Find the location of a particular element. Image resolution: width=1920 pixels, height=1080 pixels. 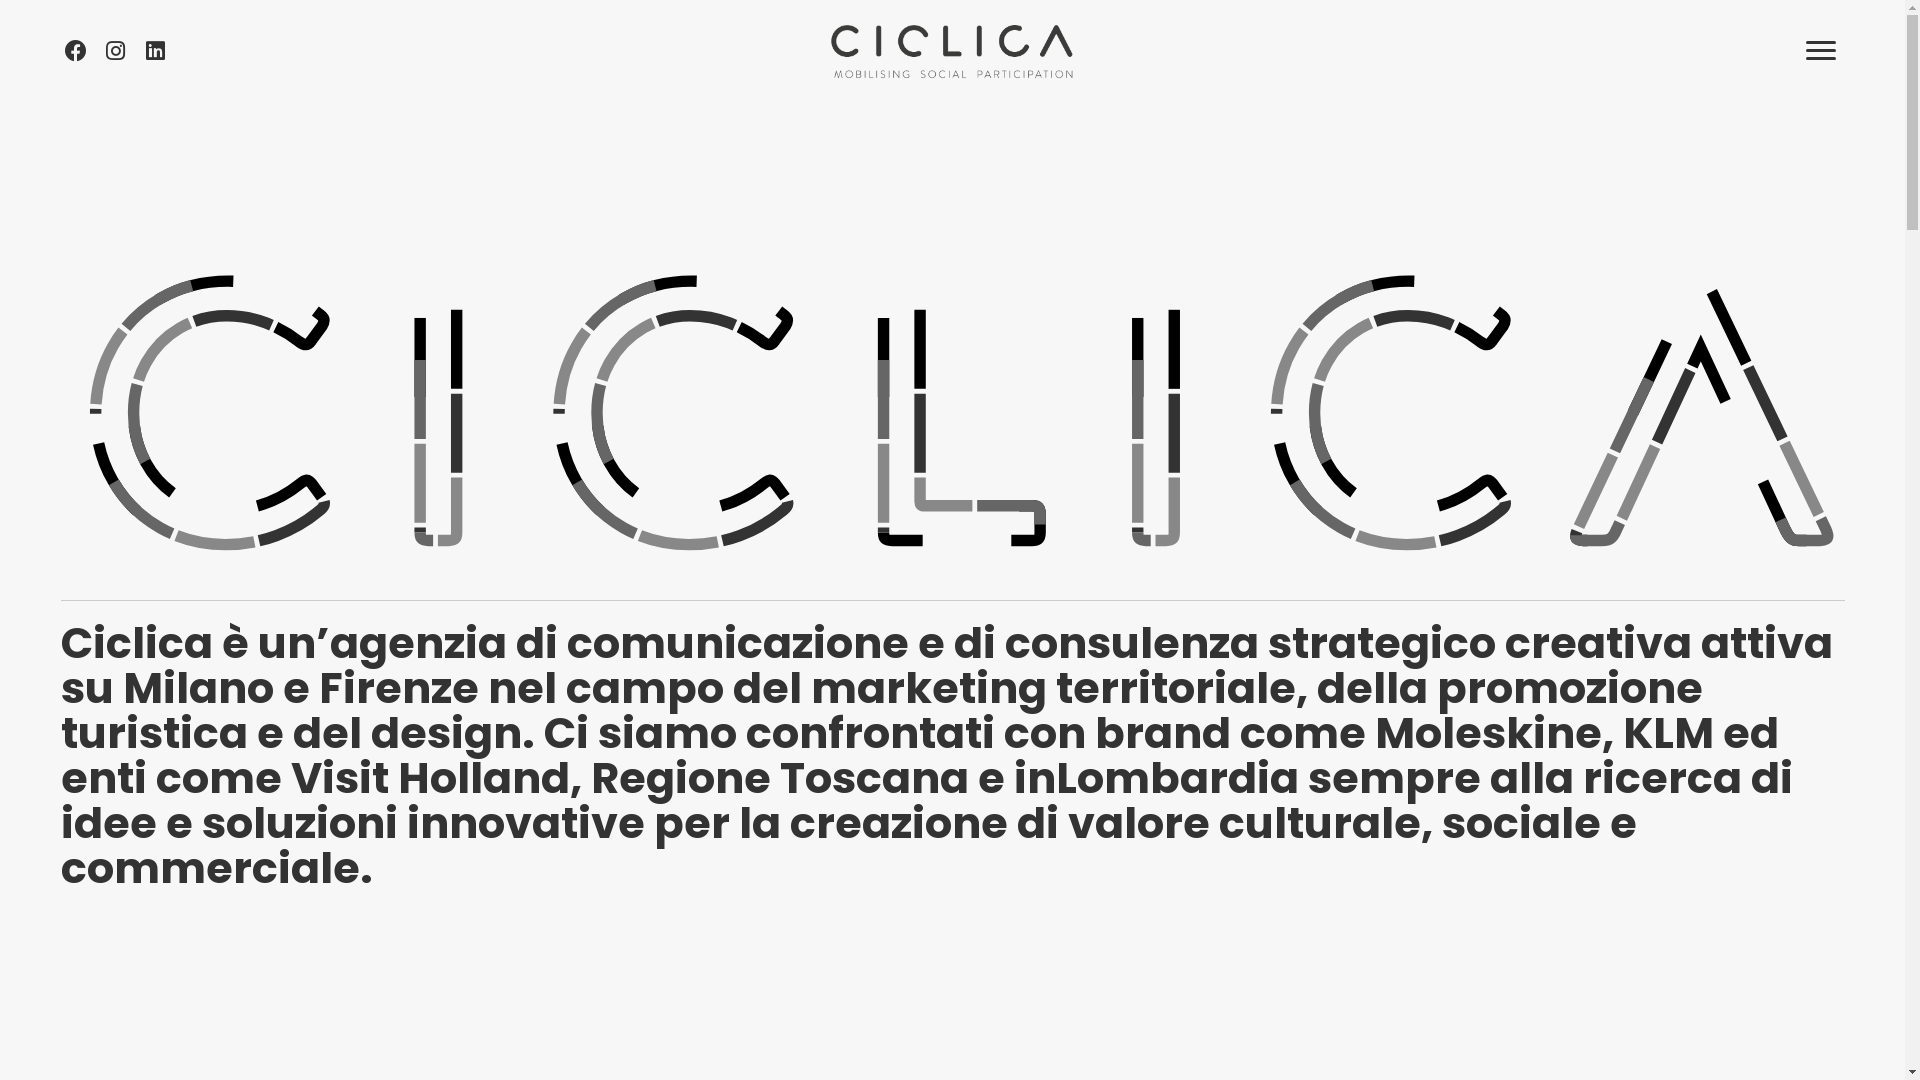

'CICLICA-bck_orizzontale_claim' is located at coordinates (950, 49).